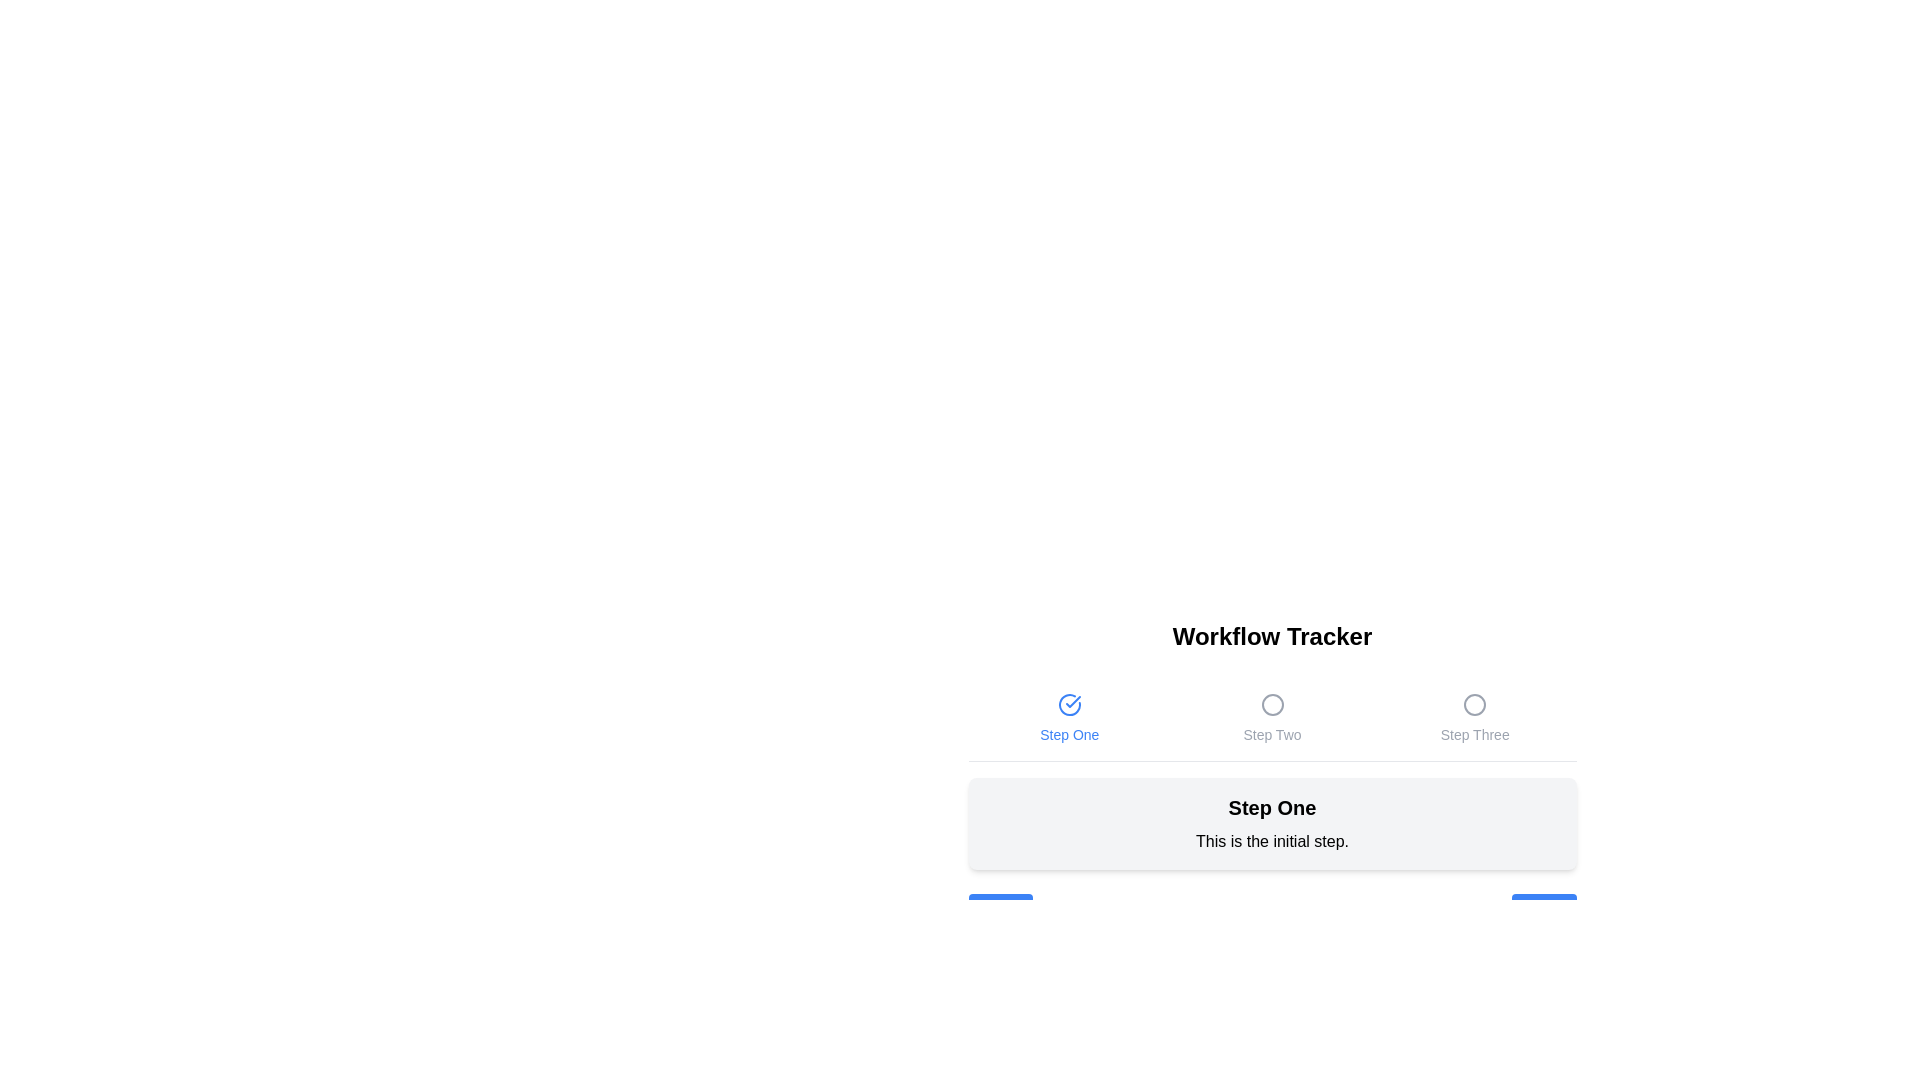 The height and width of the screenshot is (1080, 1920). What do you see at coordinates (1271, 732) in the screenshot?
I see `the second step indicator in the multi-step workflow tracker, which visually represents the user's progress` at bounding box center [1271, 732].